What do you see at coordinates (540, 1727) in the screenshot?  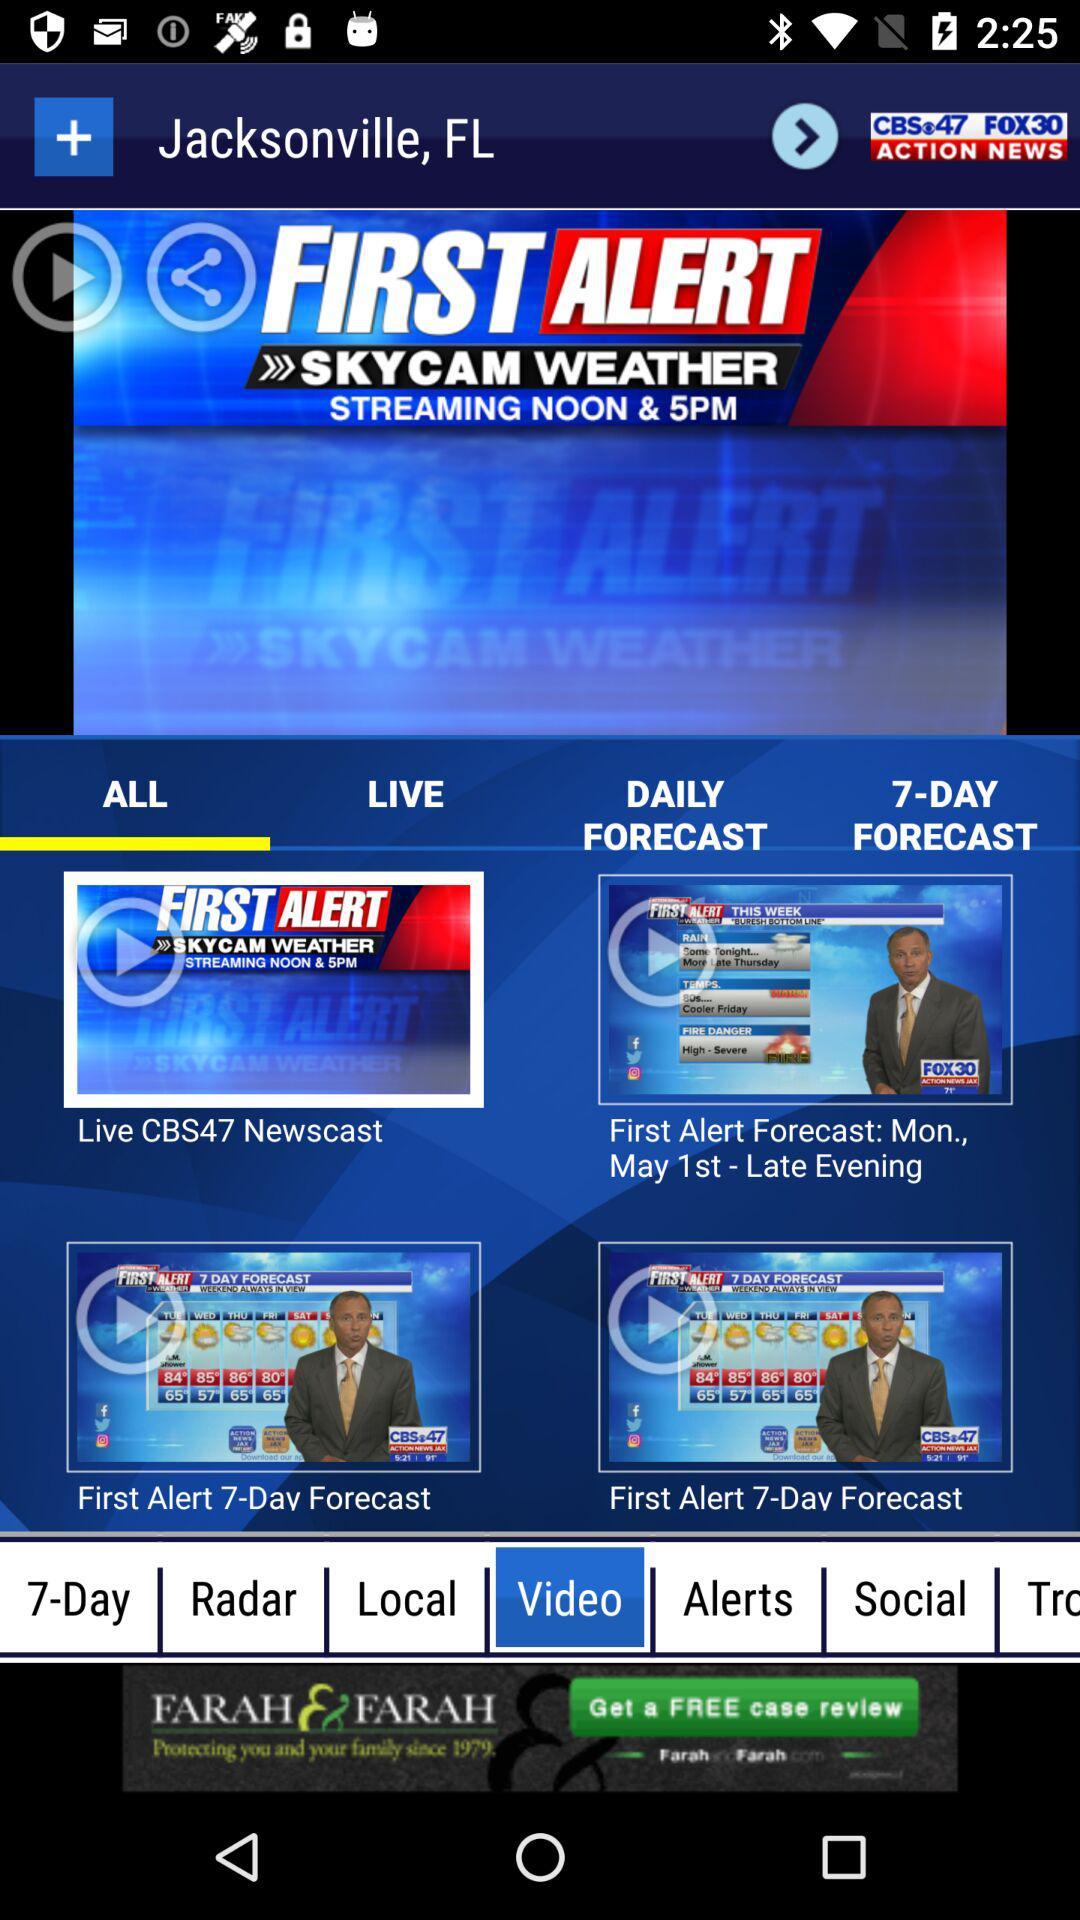 I see `advertisement banner` at bounding box center [540, 1727].